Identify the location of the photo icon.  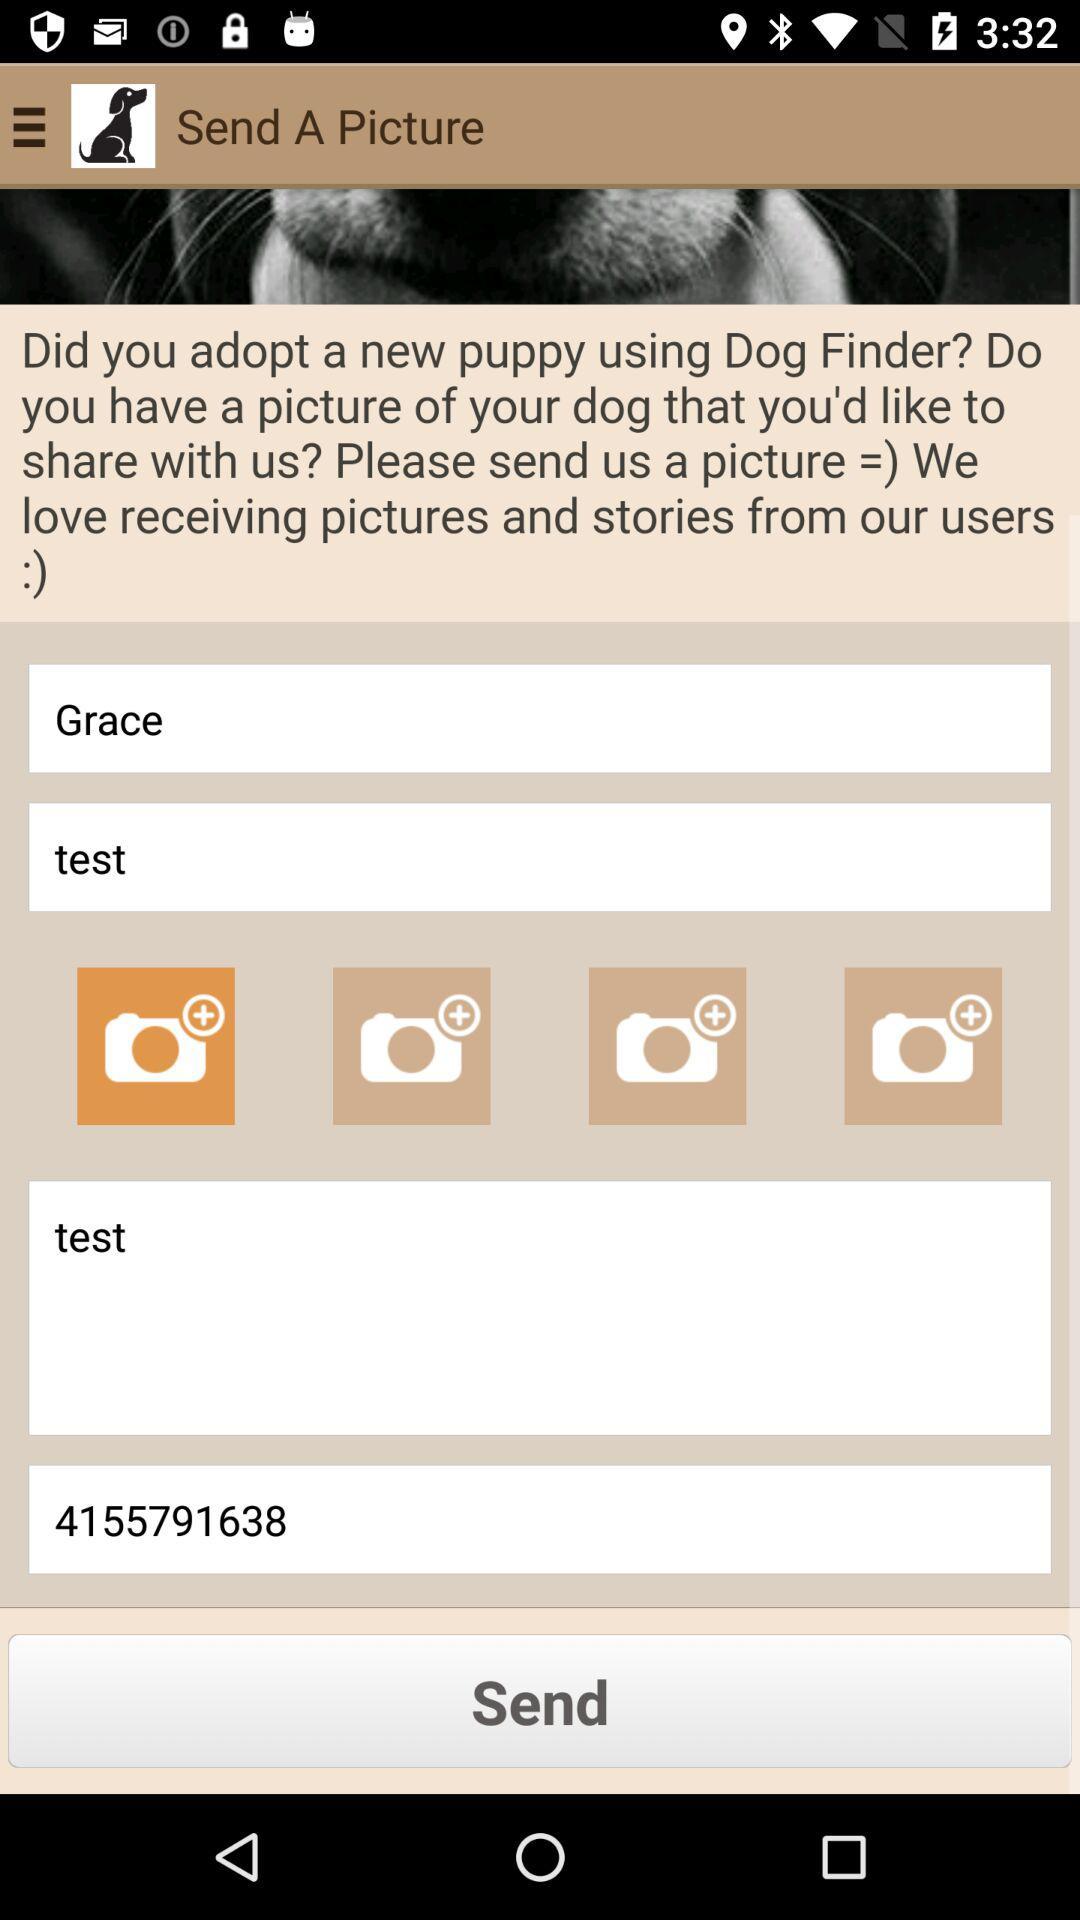
(154, 1045).